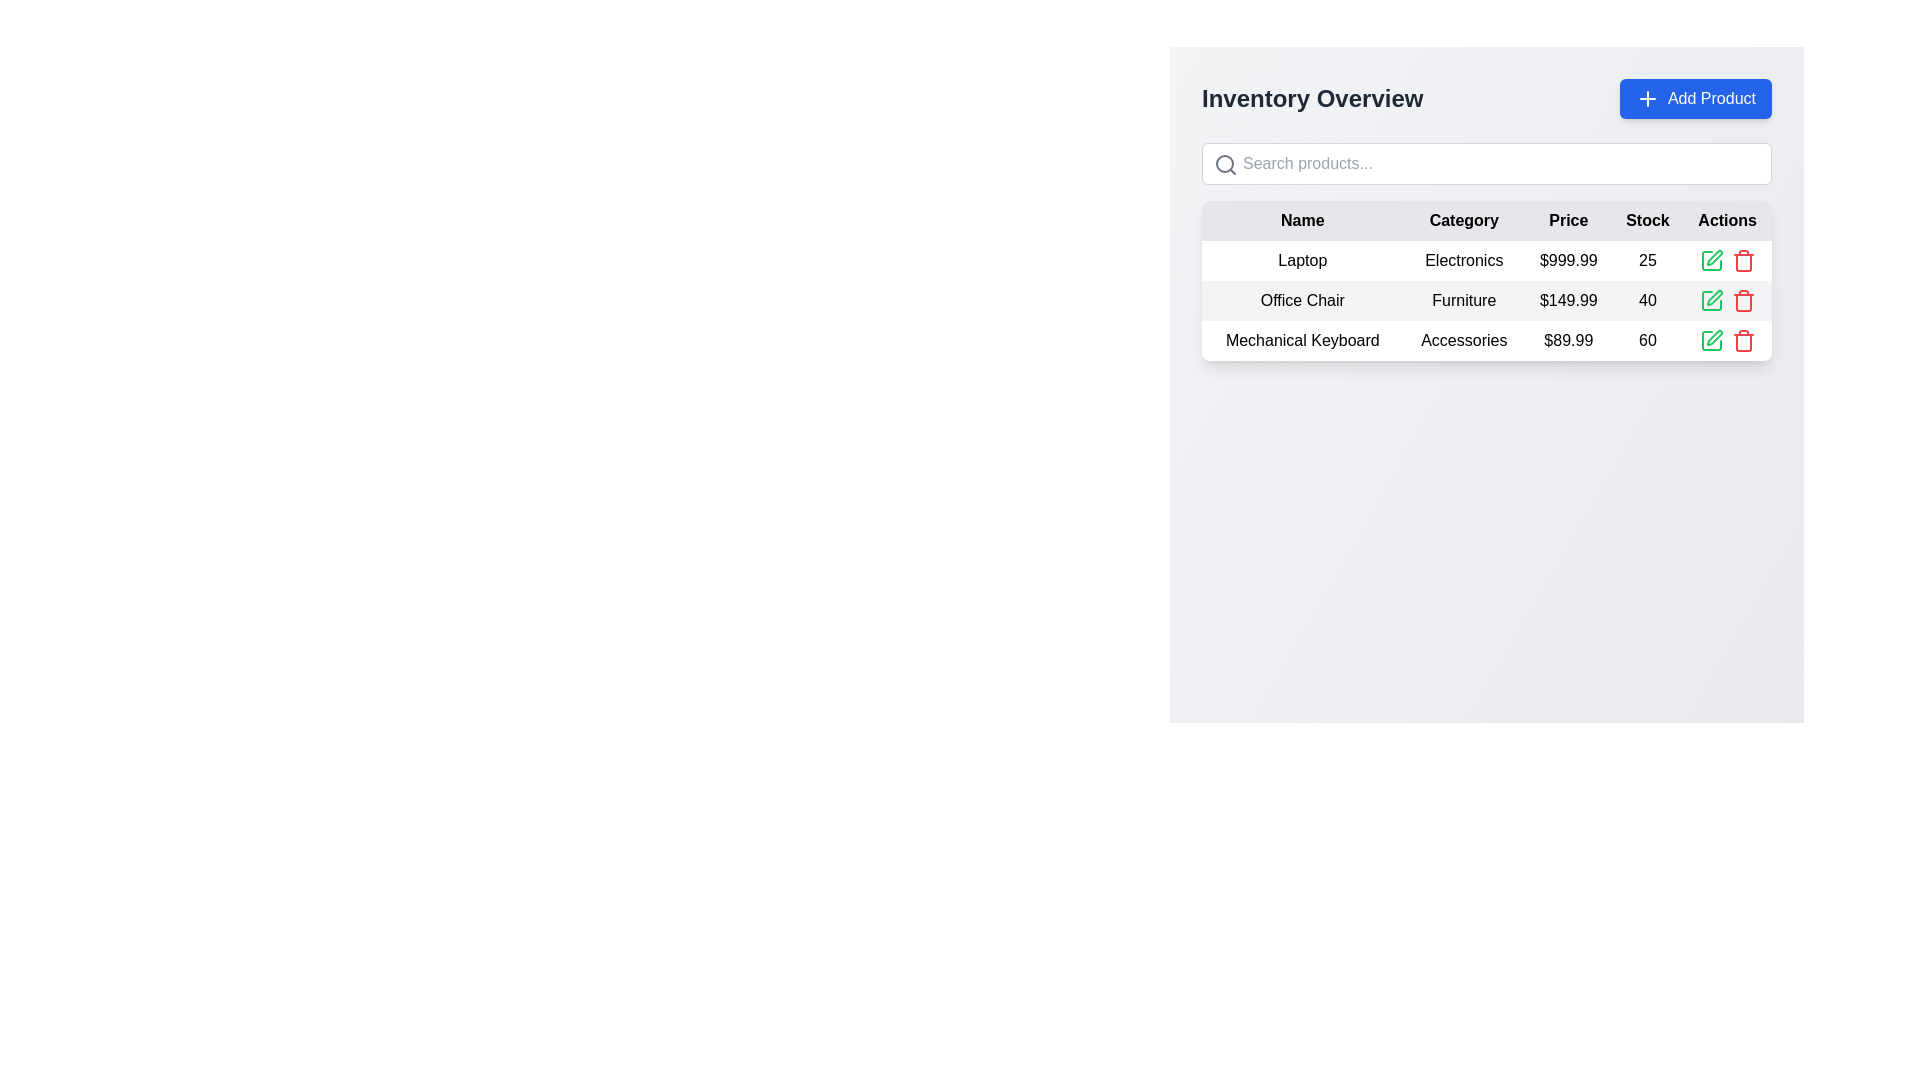  What do you see at coordinates (1464, 260) in the screenshot?
I see `the static label identifying the category of the 'Laptop' product in the table, which is located in the 'Category' column between 'Laptop' and '$999.99'` at bounding box center [1464, 260].